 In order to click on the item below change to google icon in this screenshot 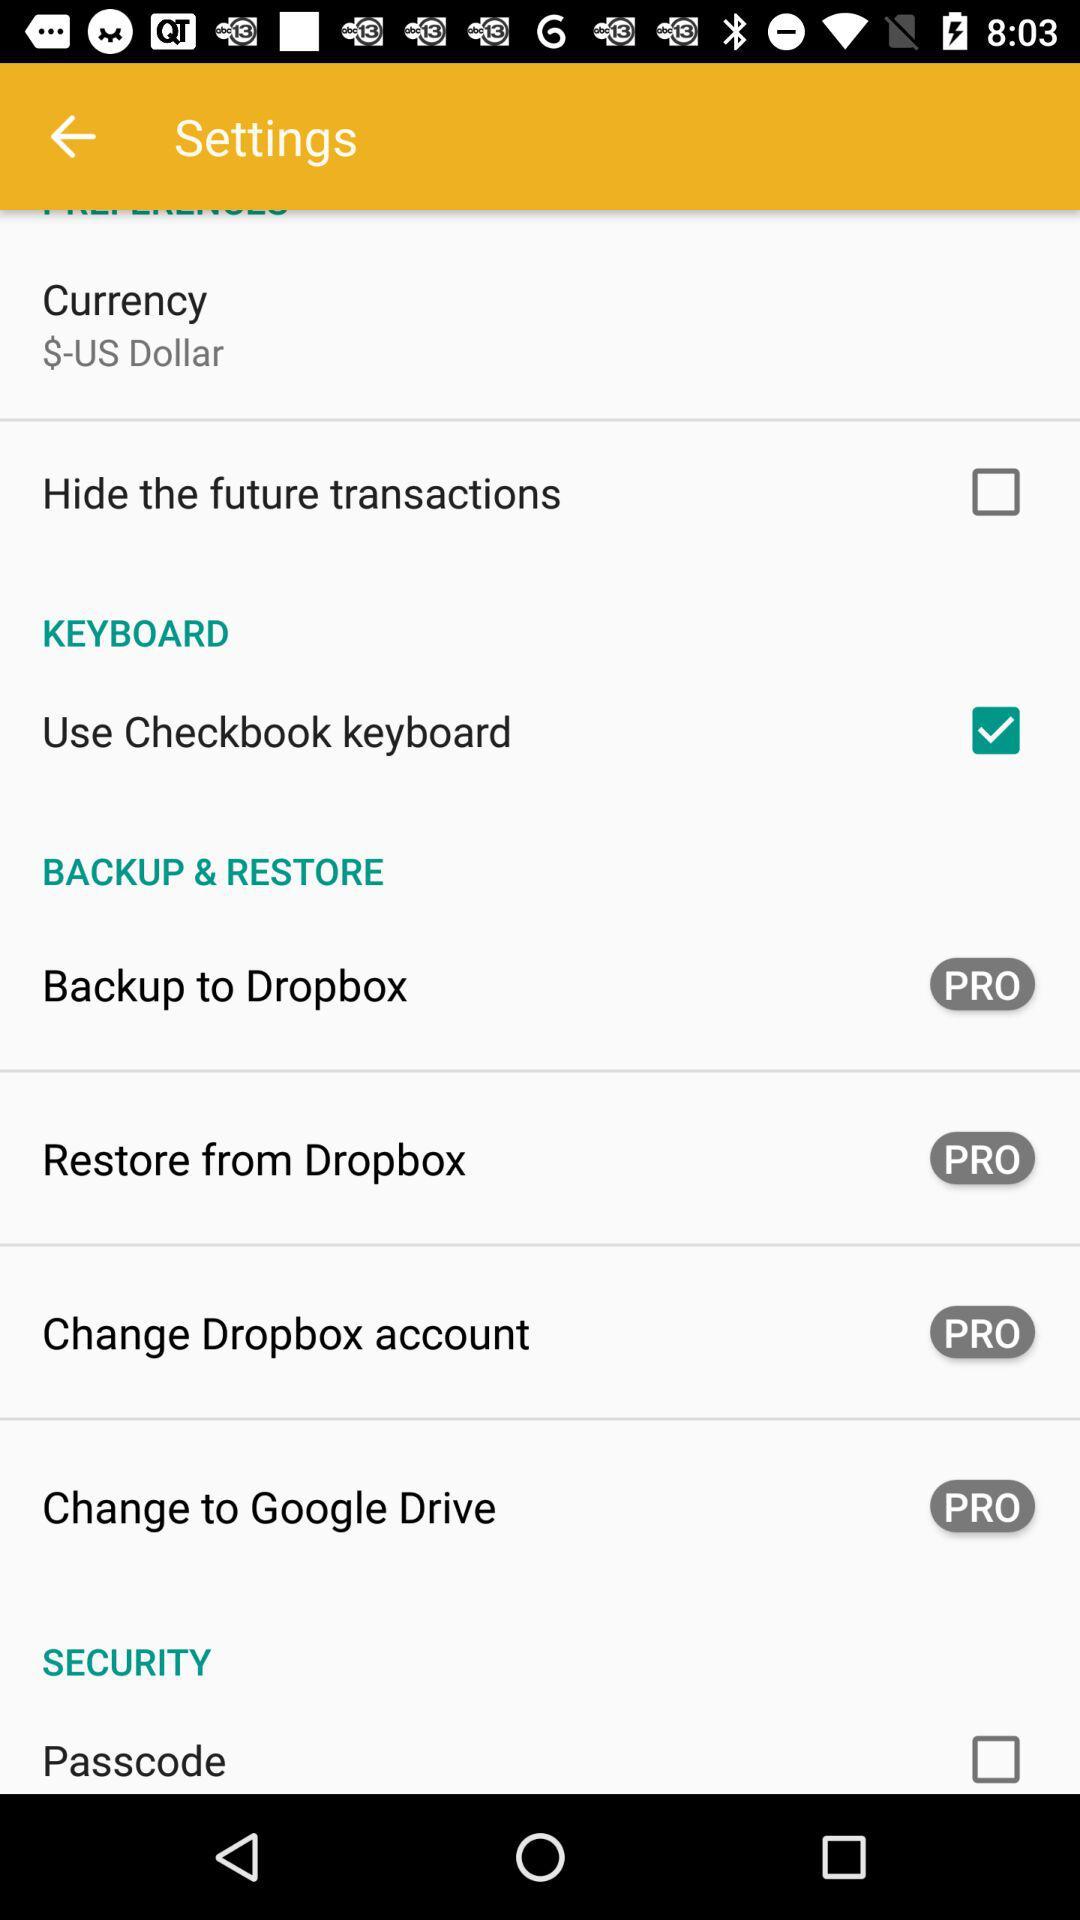, I will do `click(540, 1640)`.